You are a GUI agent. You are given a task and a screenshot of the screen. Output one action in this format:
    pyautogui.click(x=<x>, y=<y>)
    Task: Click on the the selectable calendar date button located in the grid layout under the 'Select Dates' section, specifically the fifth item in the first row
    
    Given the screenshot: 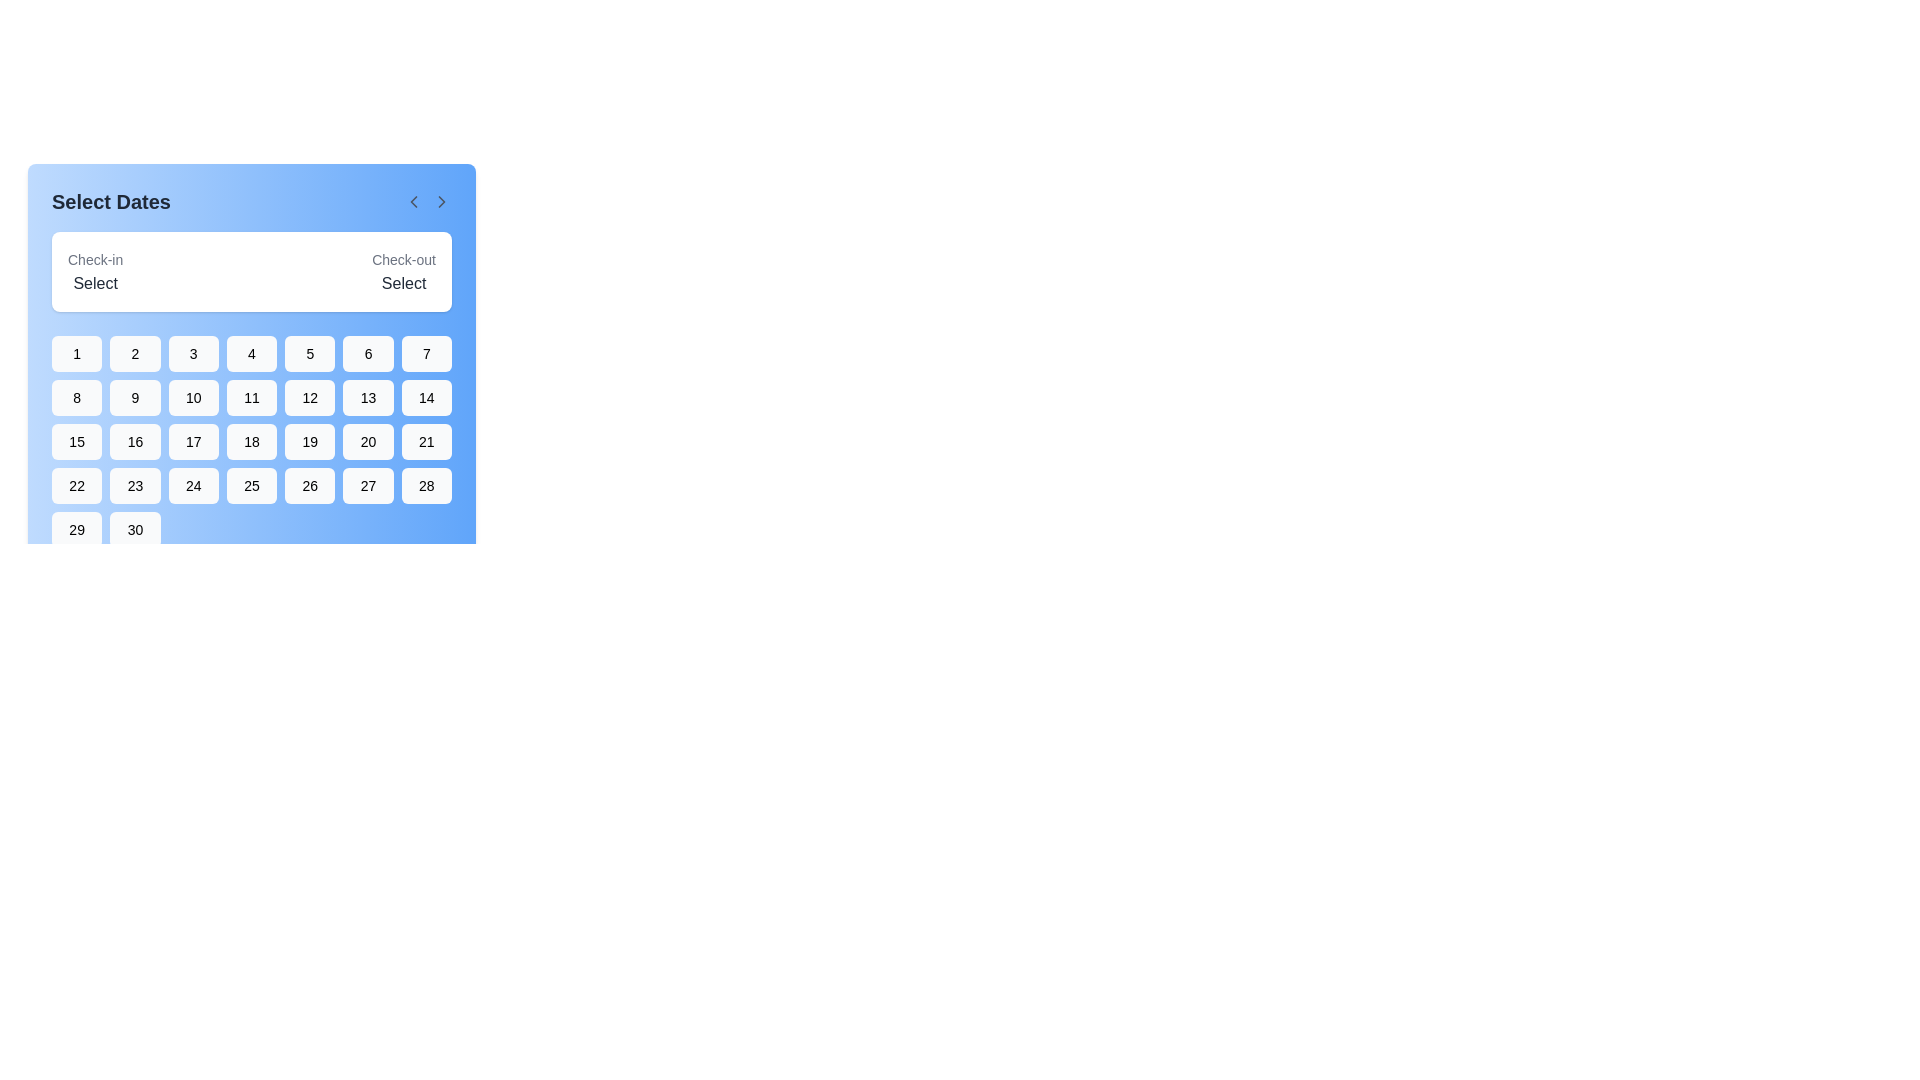 What is the action you would take?
    pyautogui.click(x=309, y=353)
    